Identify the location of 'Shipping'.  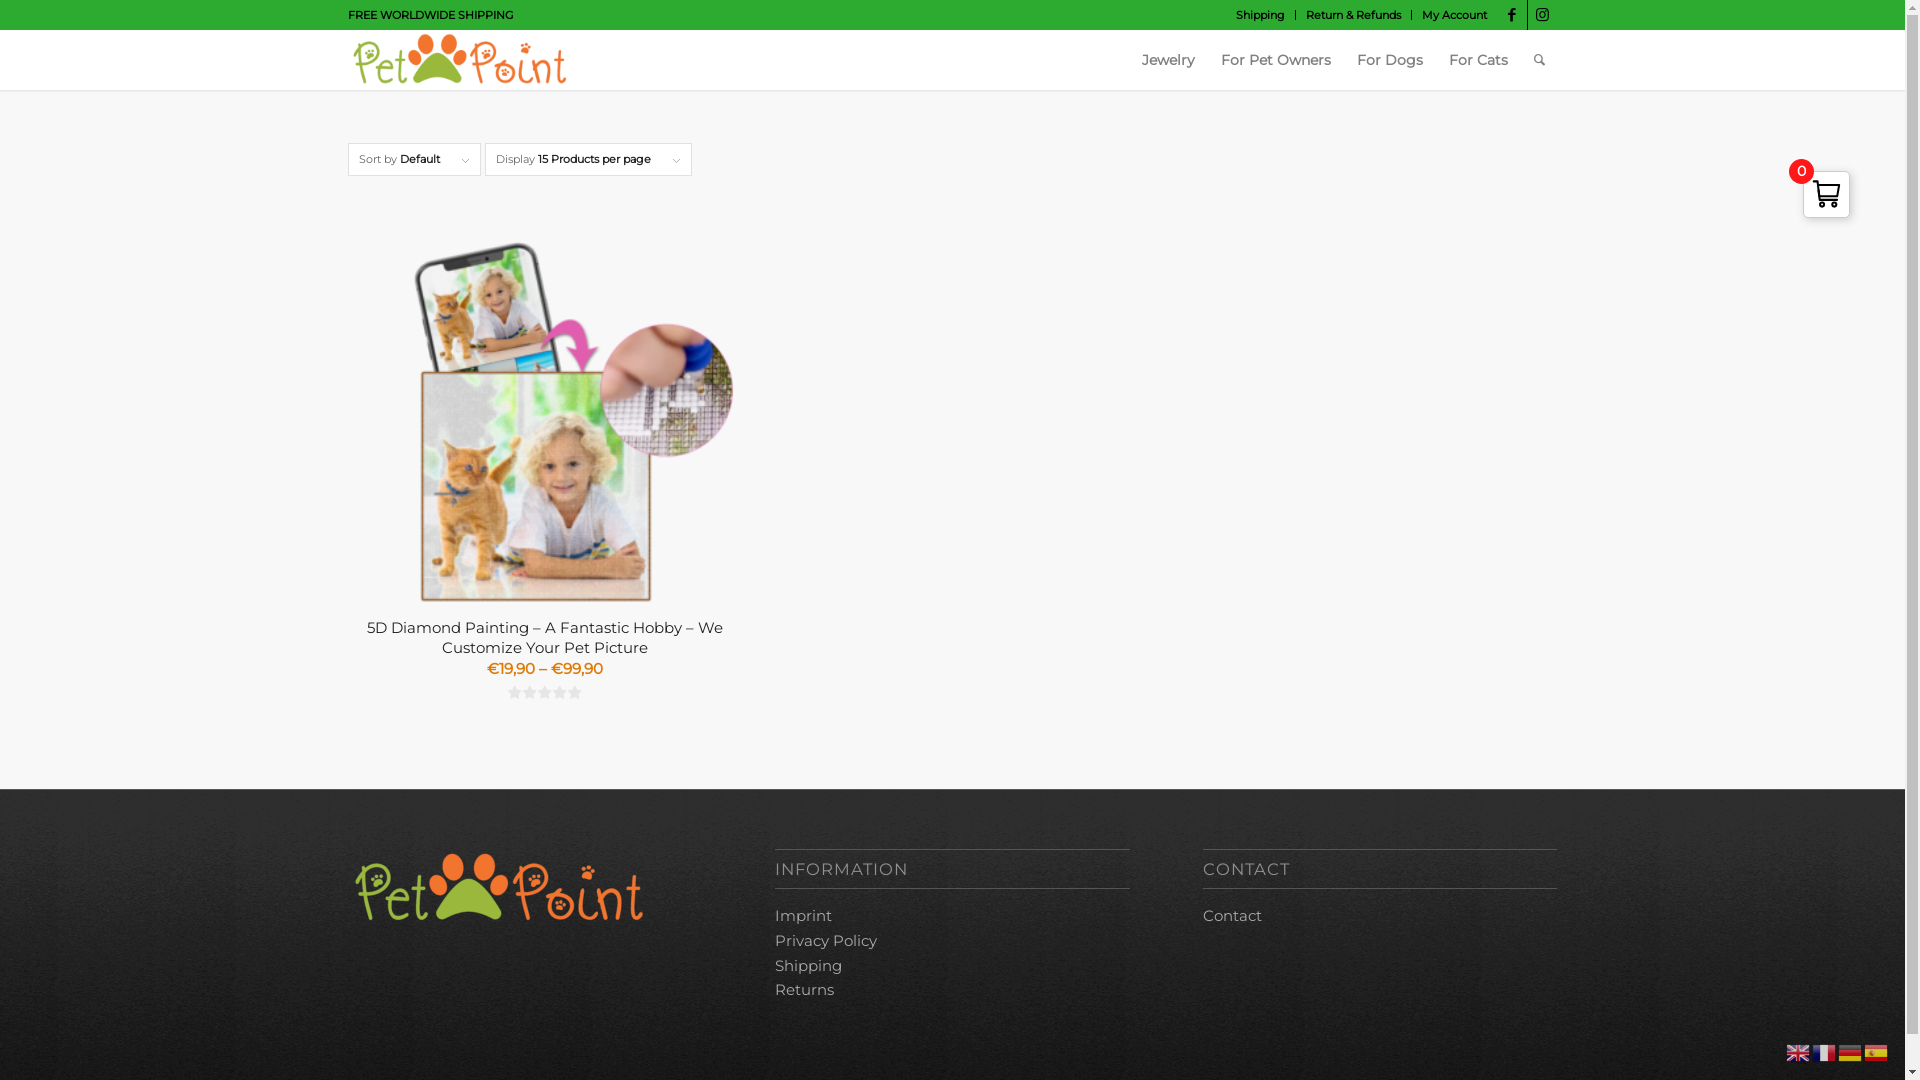
(1259, 15).